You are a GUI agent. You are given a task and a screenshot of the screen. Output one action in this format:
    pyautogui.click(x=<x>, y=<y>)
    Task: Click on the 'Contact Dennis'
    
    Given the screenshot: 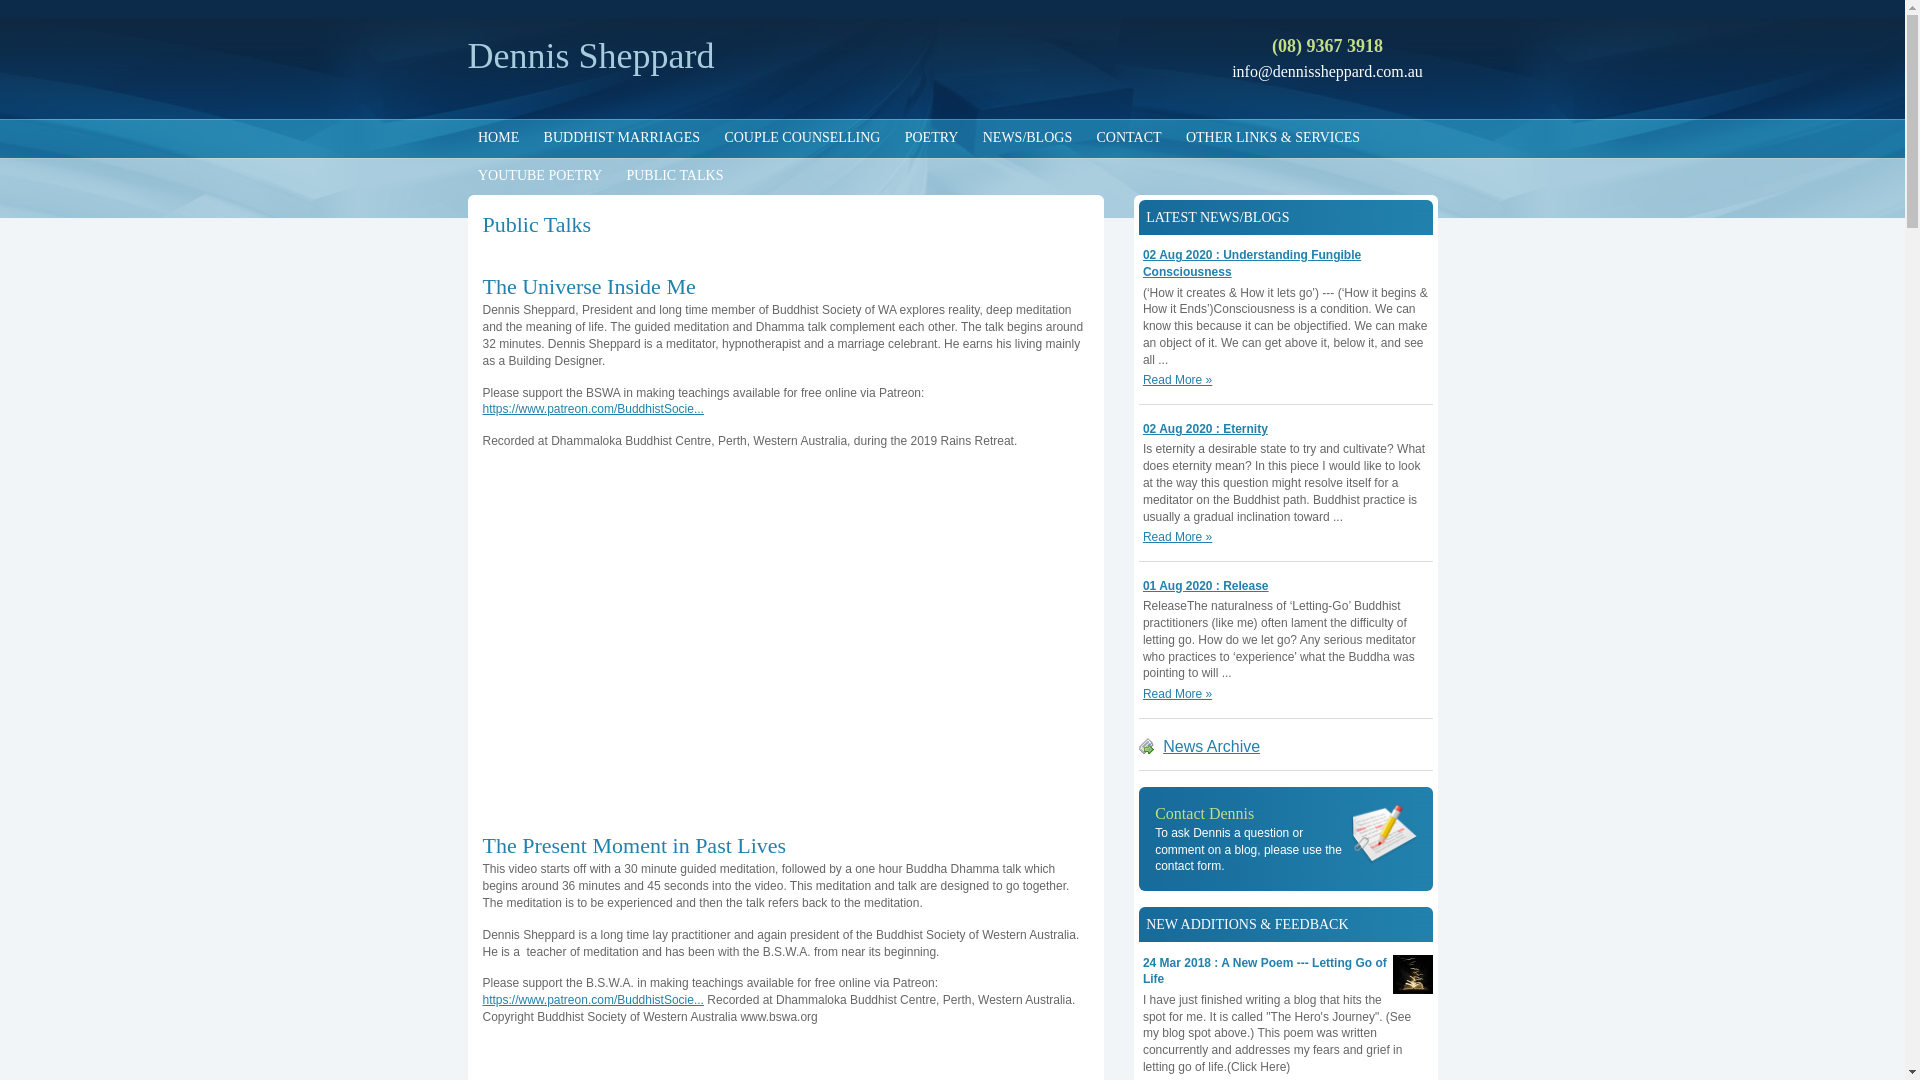 What is the action you would take?
    pyautogui.click(x=1203, y=812)
    